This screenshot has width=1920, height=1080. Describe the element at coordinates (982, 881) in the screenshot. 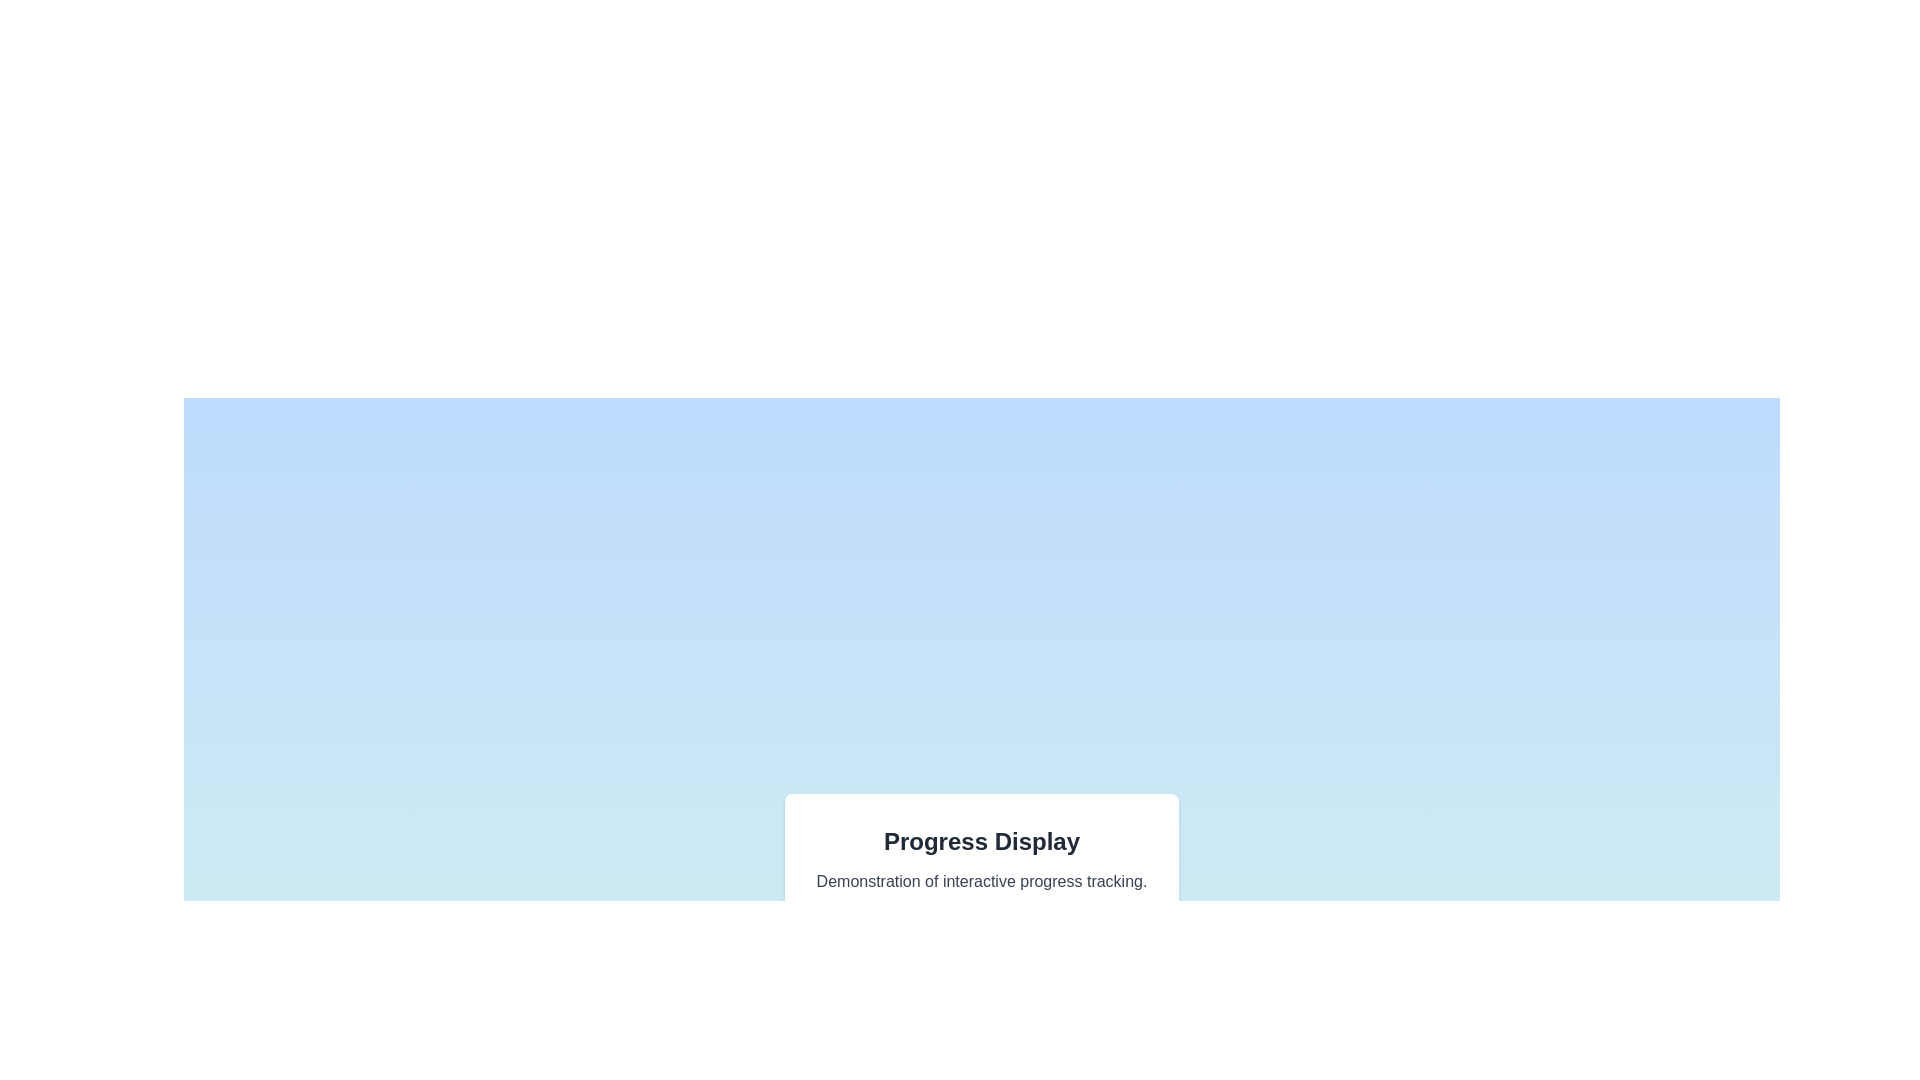

I see `text content of the Text Label positioned below the 'Progress Display' header and above the progress bar` at that location.